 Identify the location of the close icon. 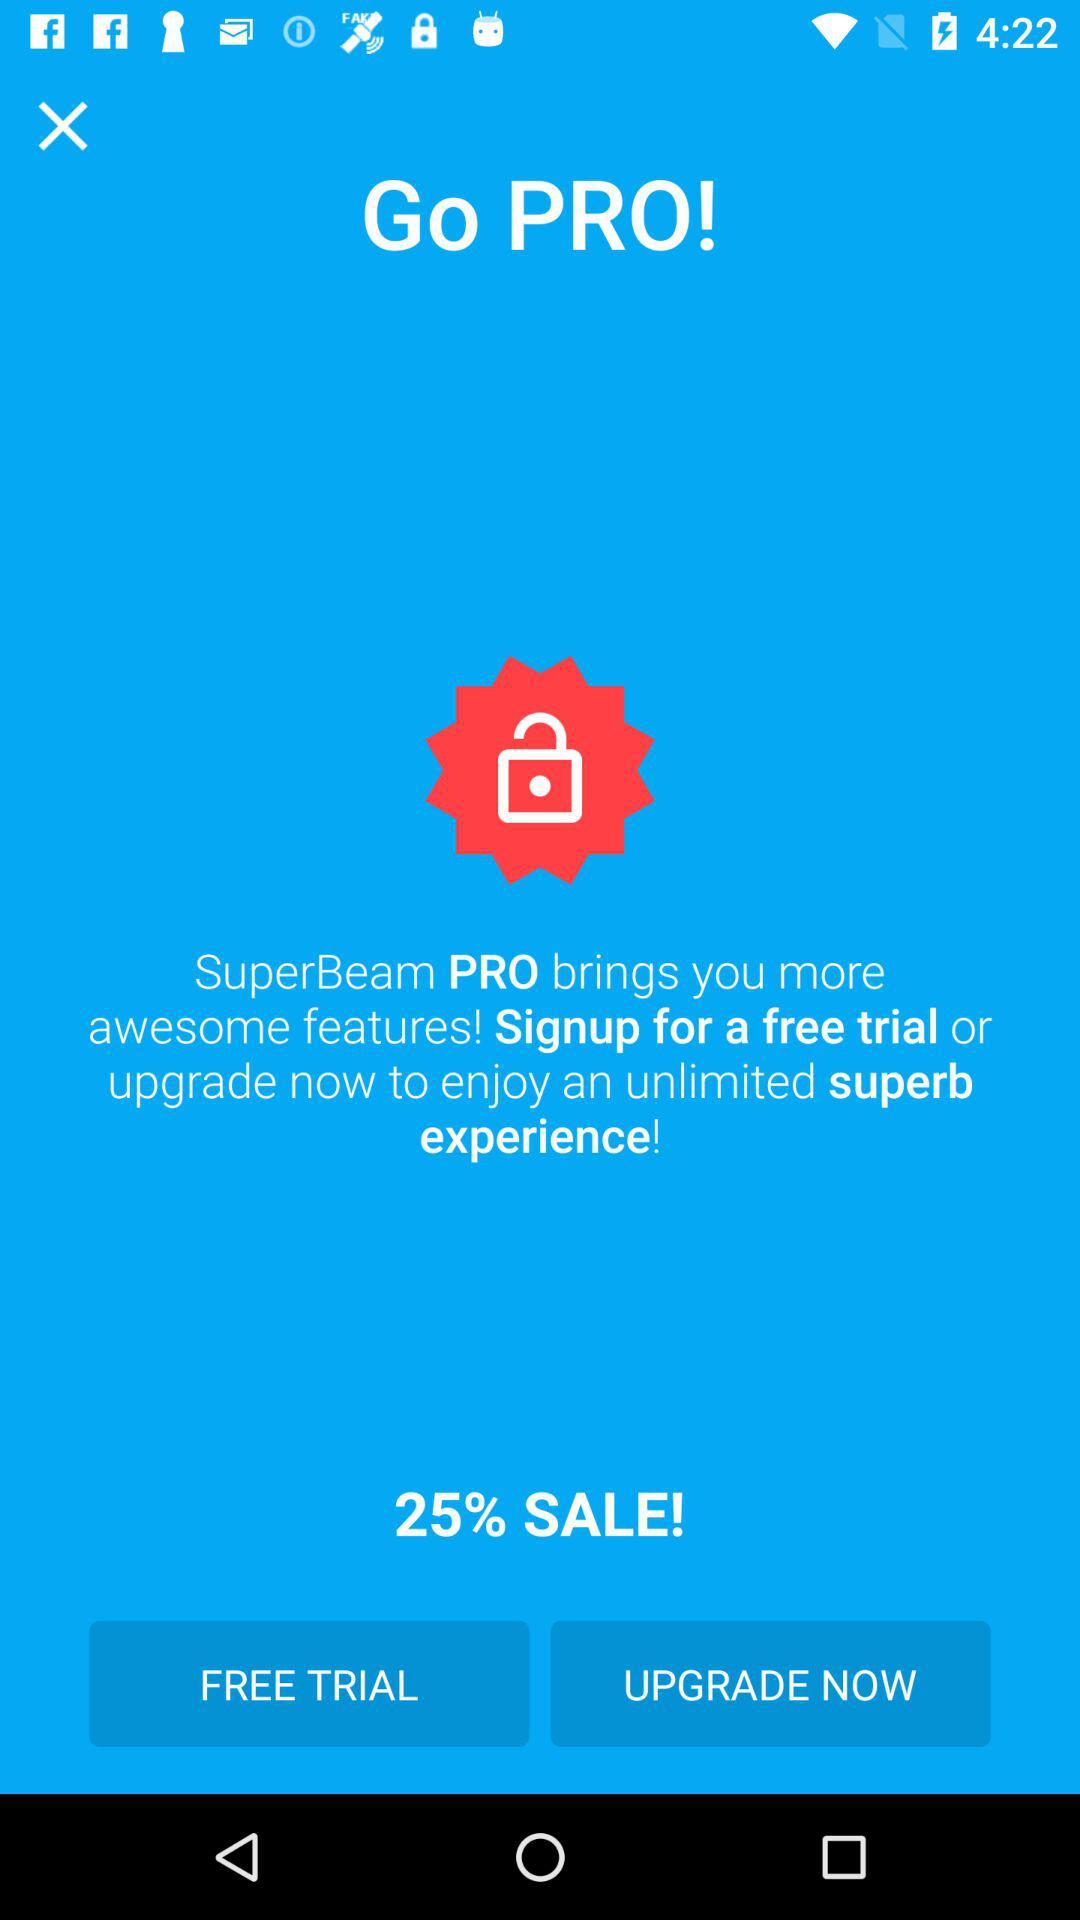
(61, 124).